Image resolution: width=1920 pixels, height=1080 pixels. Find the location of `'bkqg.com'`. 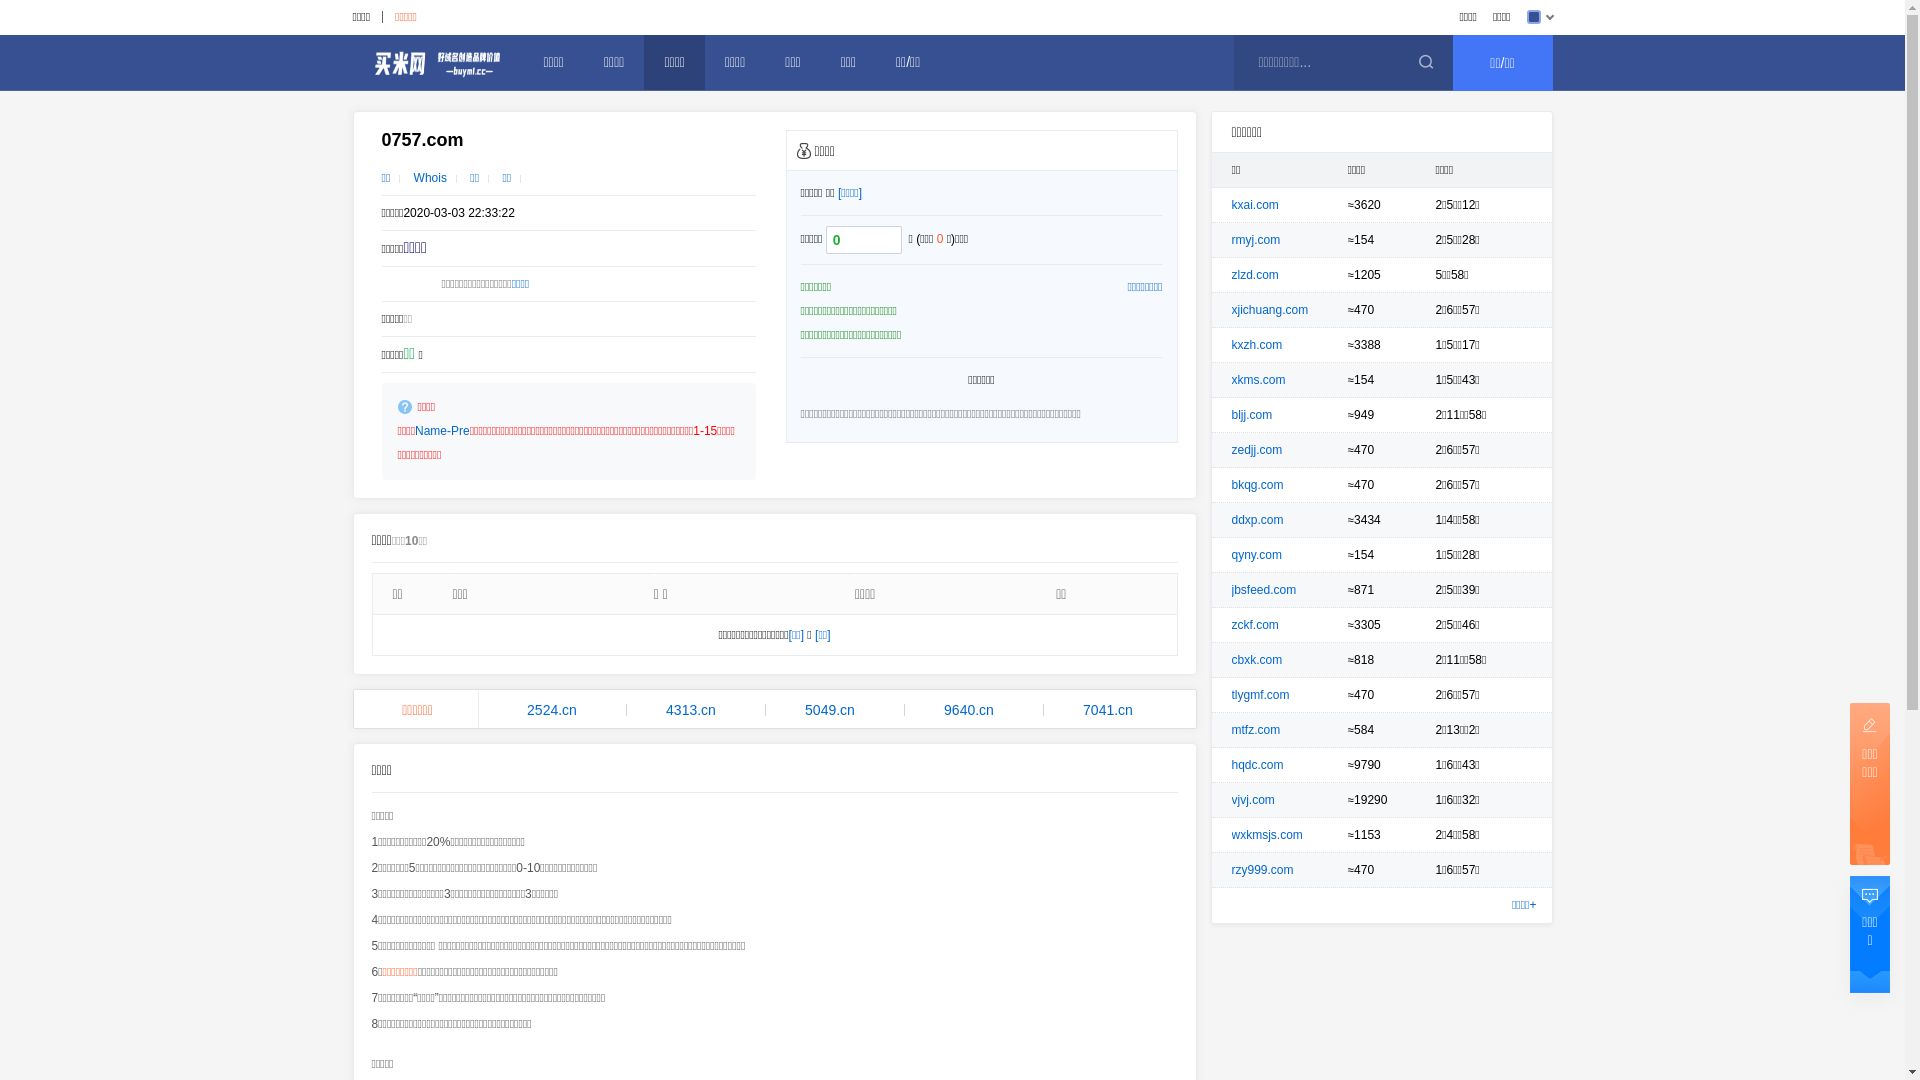

'bkqg.com' is located at coordinates (1256, 485).